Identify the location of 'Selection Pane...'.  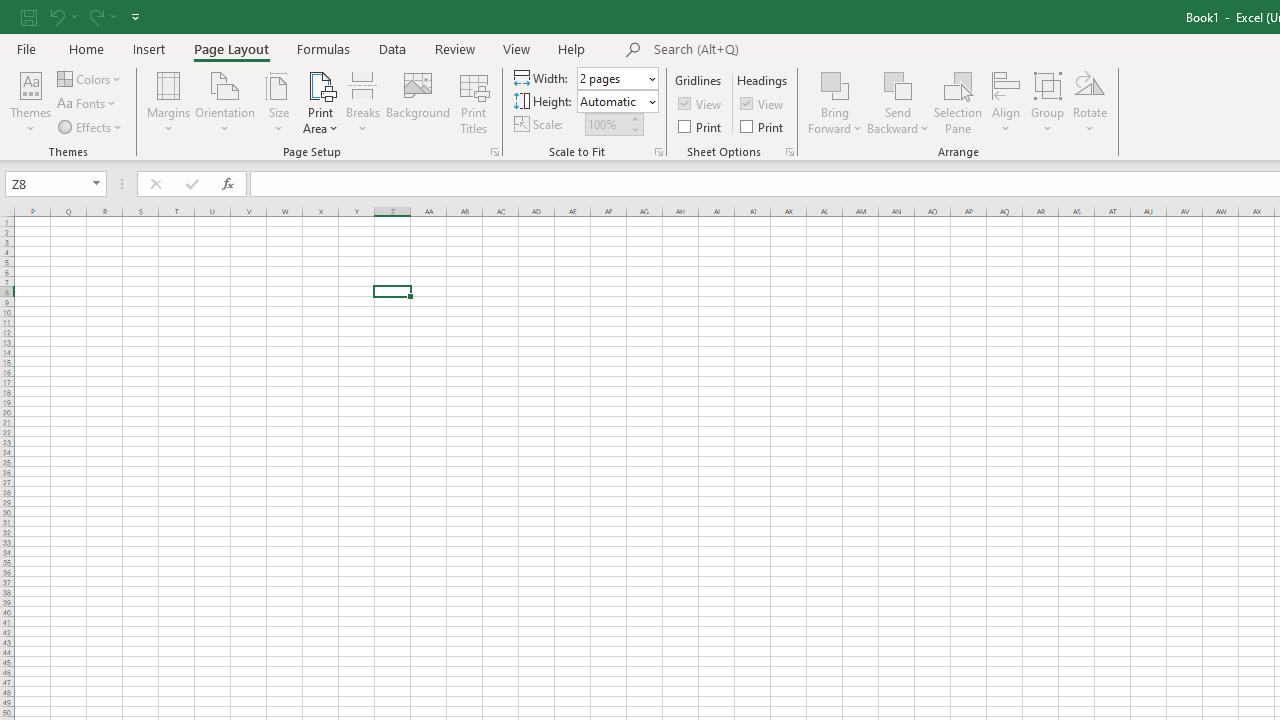
(957, 103).